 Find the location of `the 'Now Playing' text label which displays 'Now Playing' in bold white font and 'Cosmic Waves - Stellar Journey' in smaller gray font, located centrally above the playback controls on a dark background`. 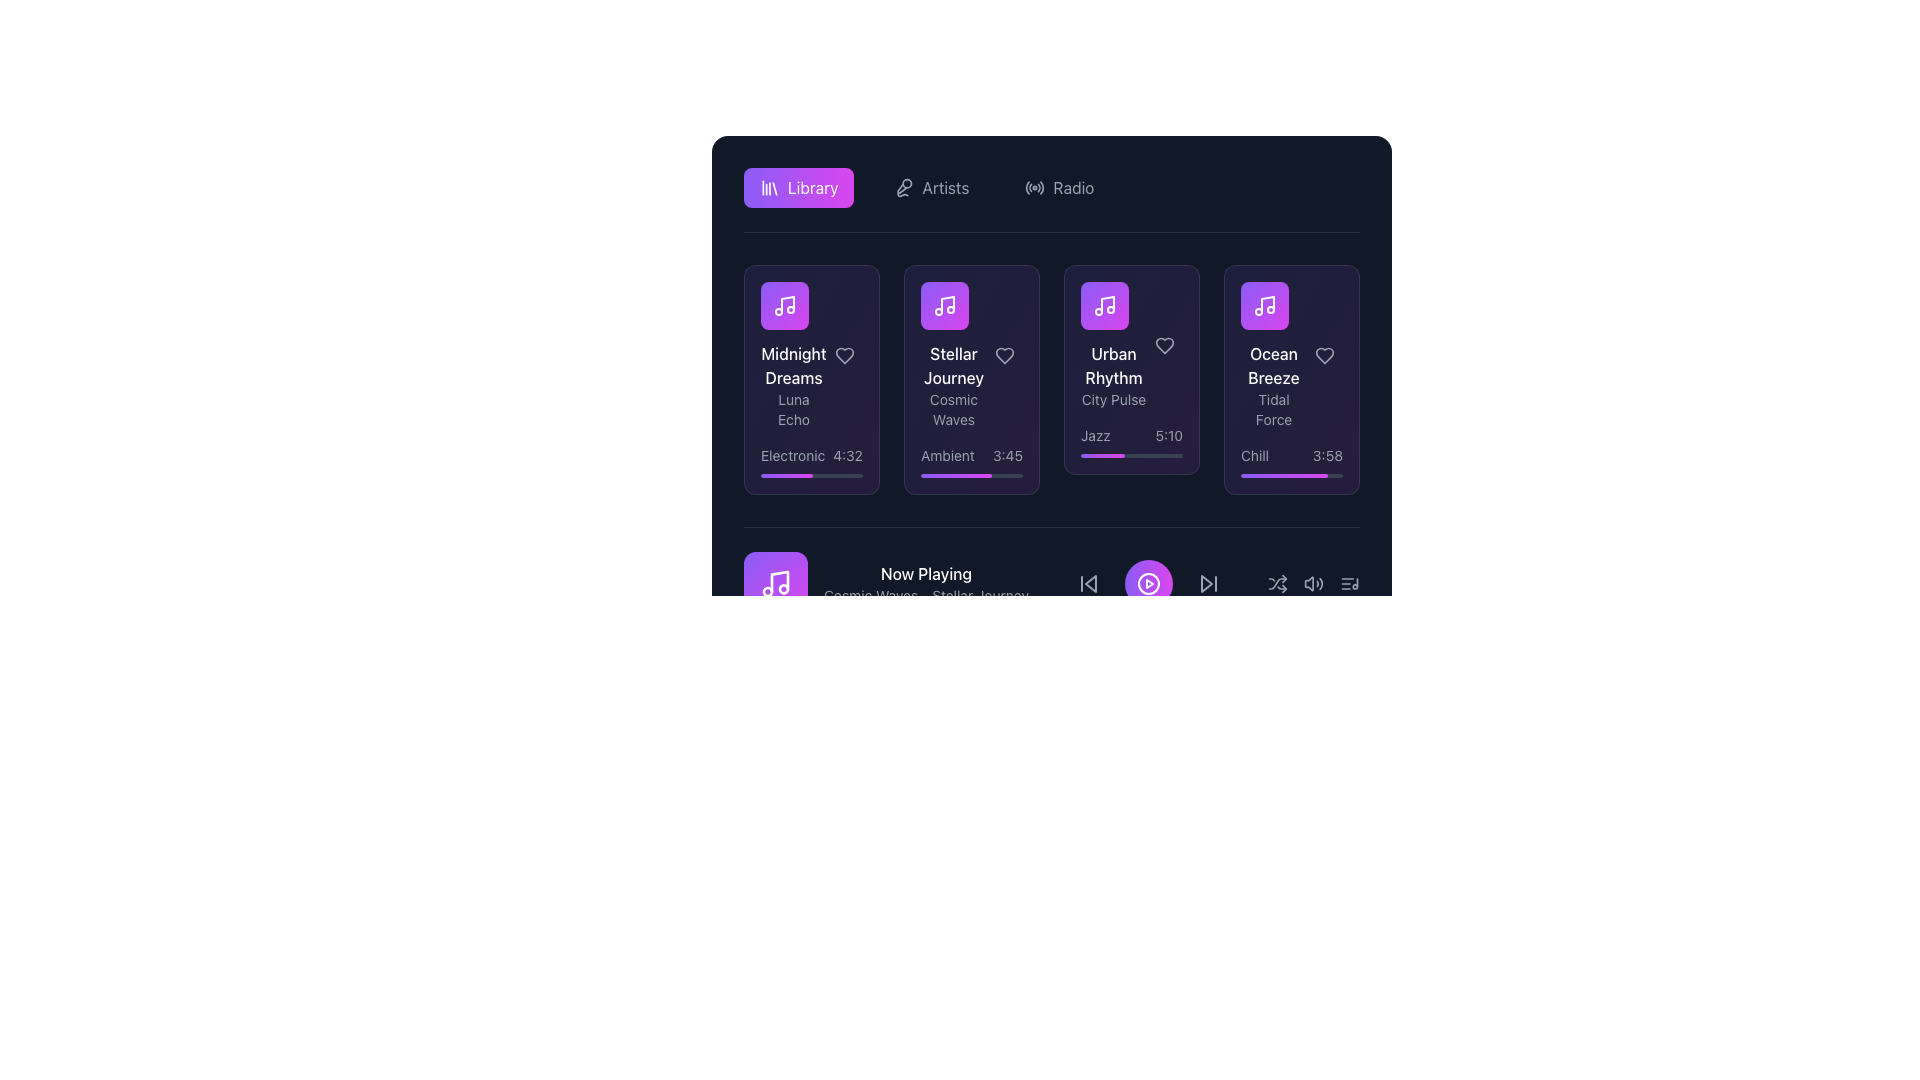

the 'Now Playing' text label which displays 'Now Playing' in bold white font and 'Cosmic Waves - Stellar Journey' in smaller gray font, located centrally above the playback controls on a dark background is located at coordinates (925, 583).